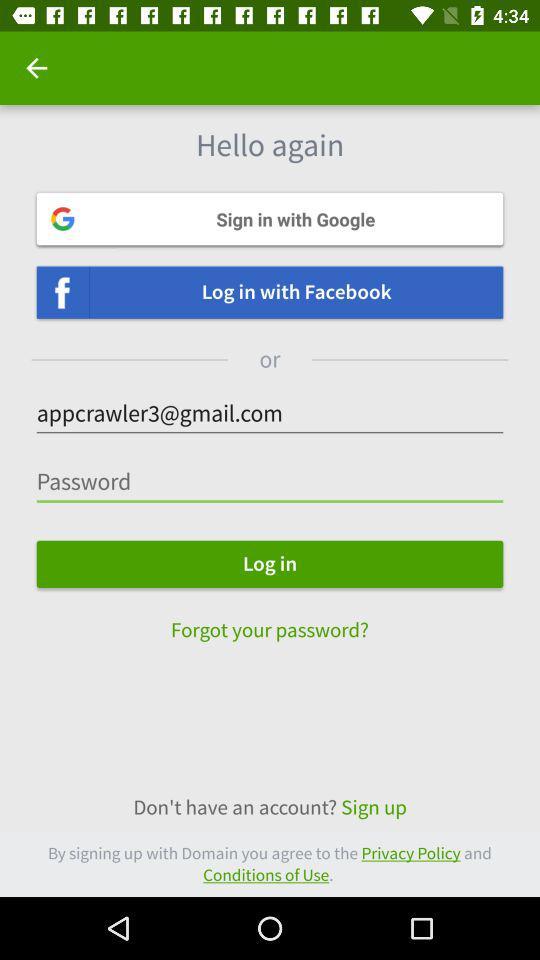 Image resolution: width=540 pixels, height=960 pixels. Describe the element at coordinates (270, 219) in the screenshot. I see `the text sign in with google` at that location.